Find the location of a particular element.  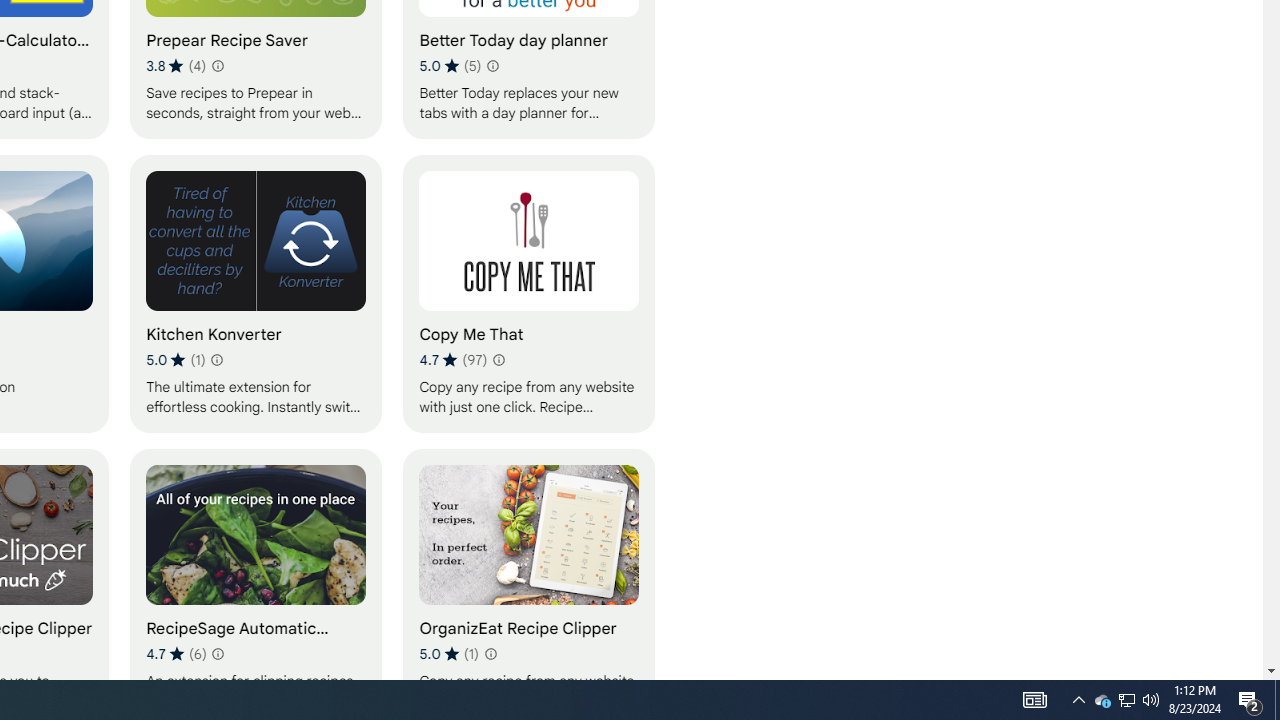

'Average rating 4.7 out of 5 stars. 97 ratings.' is located at coordinates (452, 360).